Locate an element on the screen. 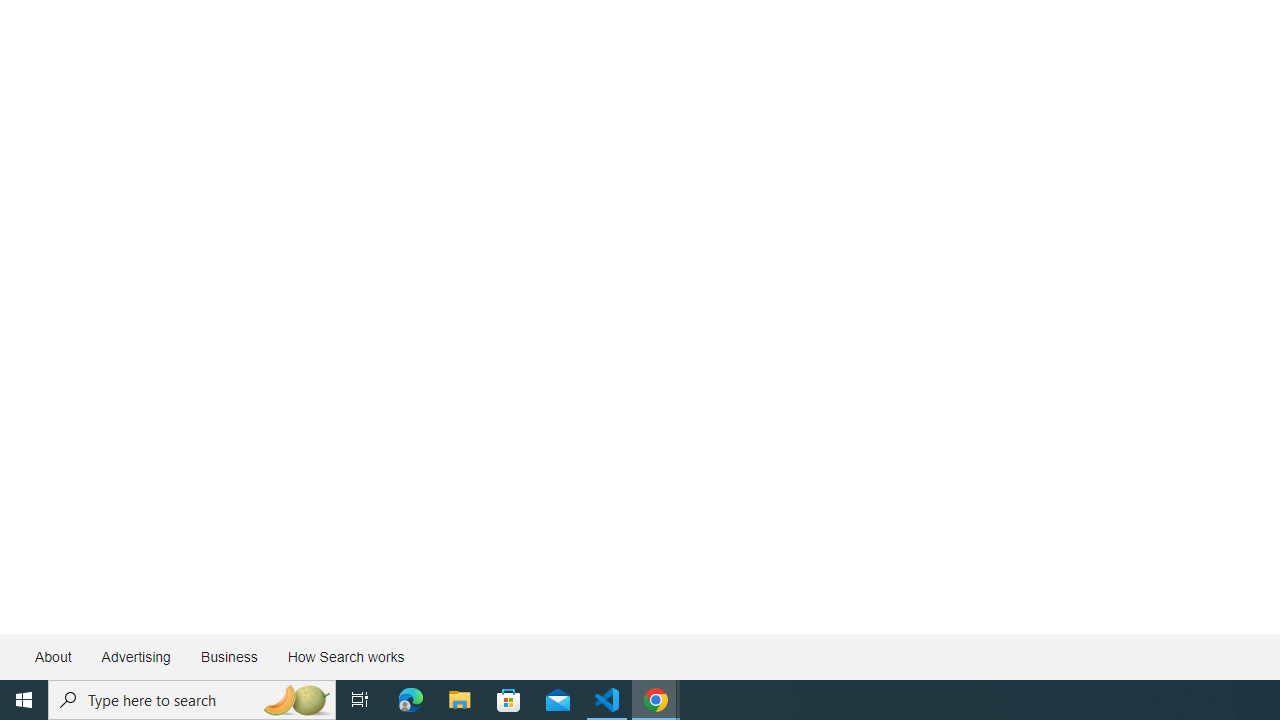 This screenshot has height=720, width=1280. 'Business' is located at coordinates (229, 657).